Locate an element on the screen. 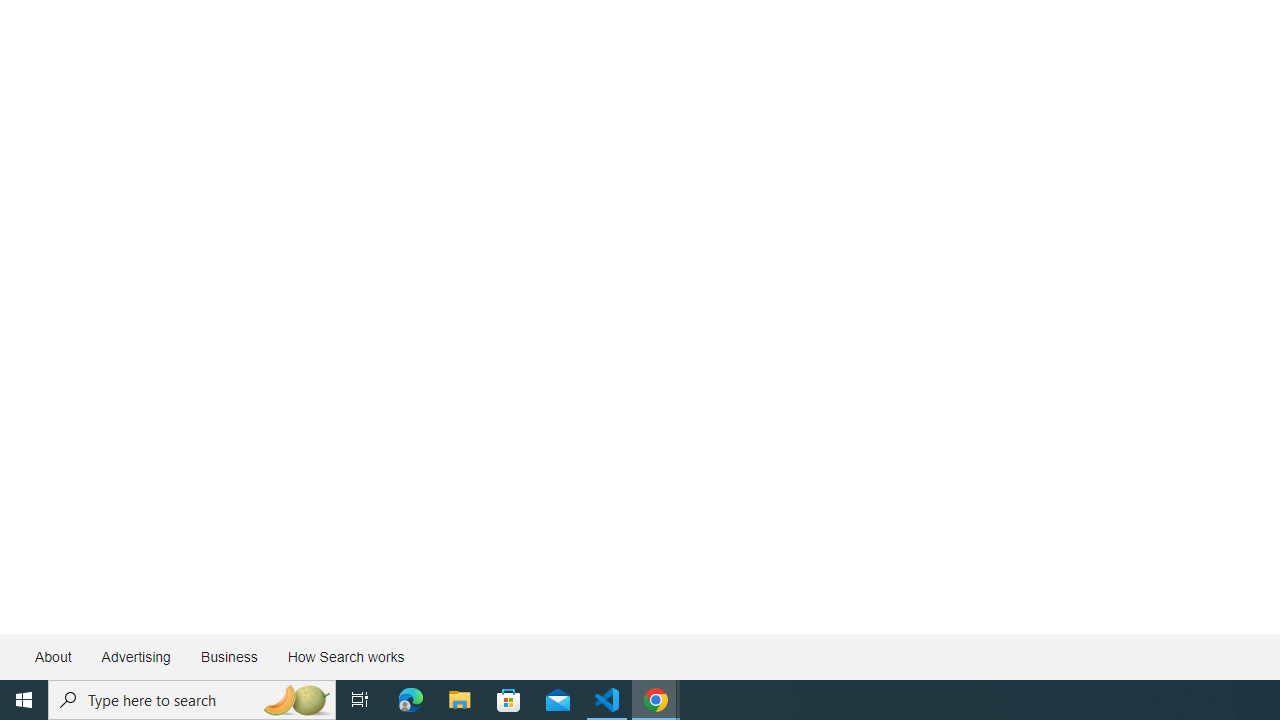 This screenshot has height=720, width=1280. 'Business' is located at coordinates (229, 657).